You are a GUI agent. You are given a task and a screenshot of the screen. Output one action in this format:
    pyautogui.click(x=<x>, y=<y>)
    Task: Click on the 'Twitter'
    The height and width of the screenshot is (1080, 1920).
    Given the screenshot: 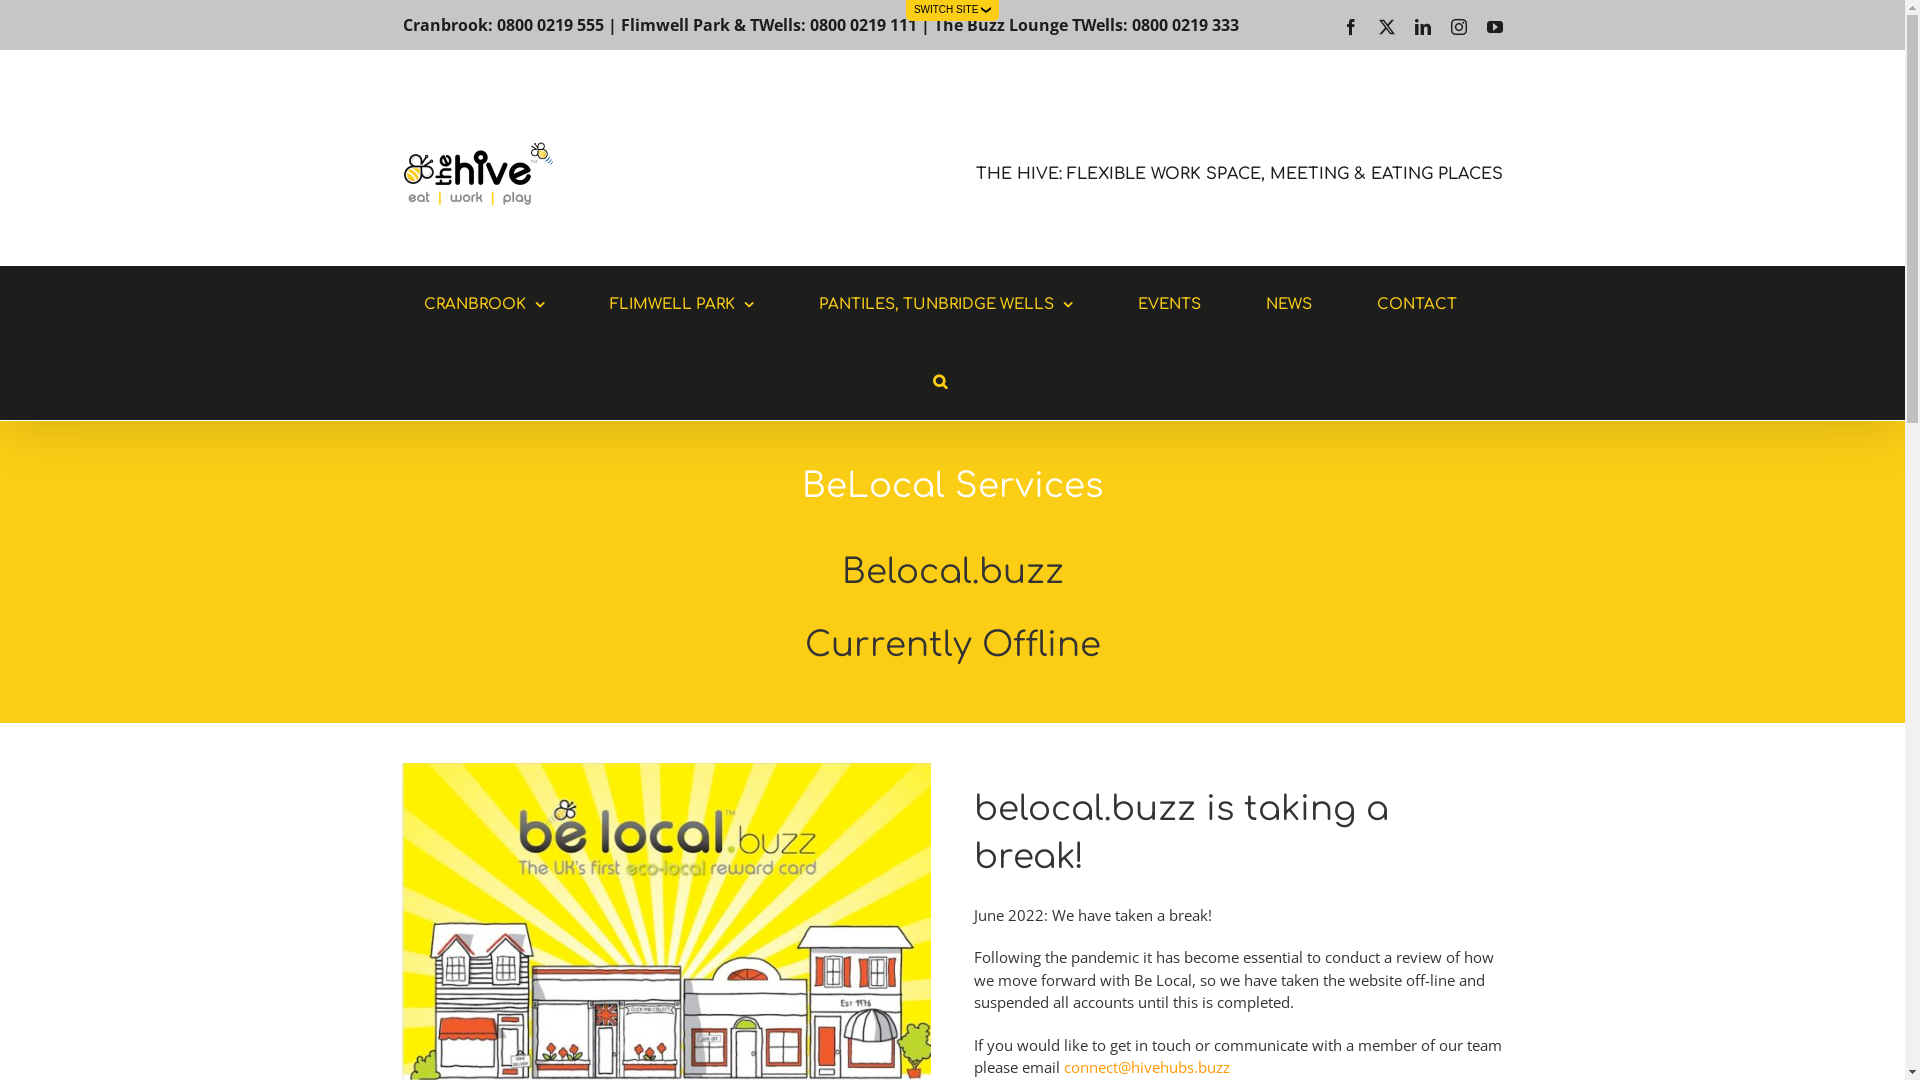 What is the action you would take?
    pyautogui.click(x=1385, y=27)
    